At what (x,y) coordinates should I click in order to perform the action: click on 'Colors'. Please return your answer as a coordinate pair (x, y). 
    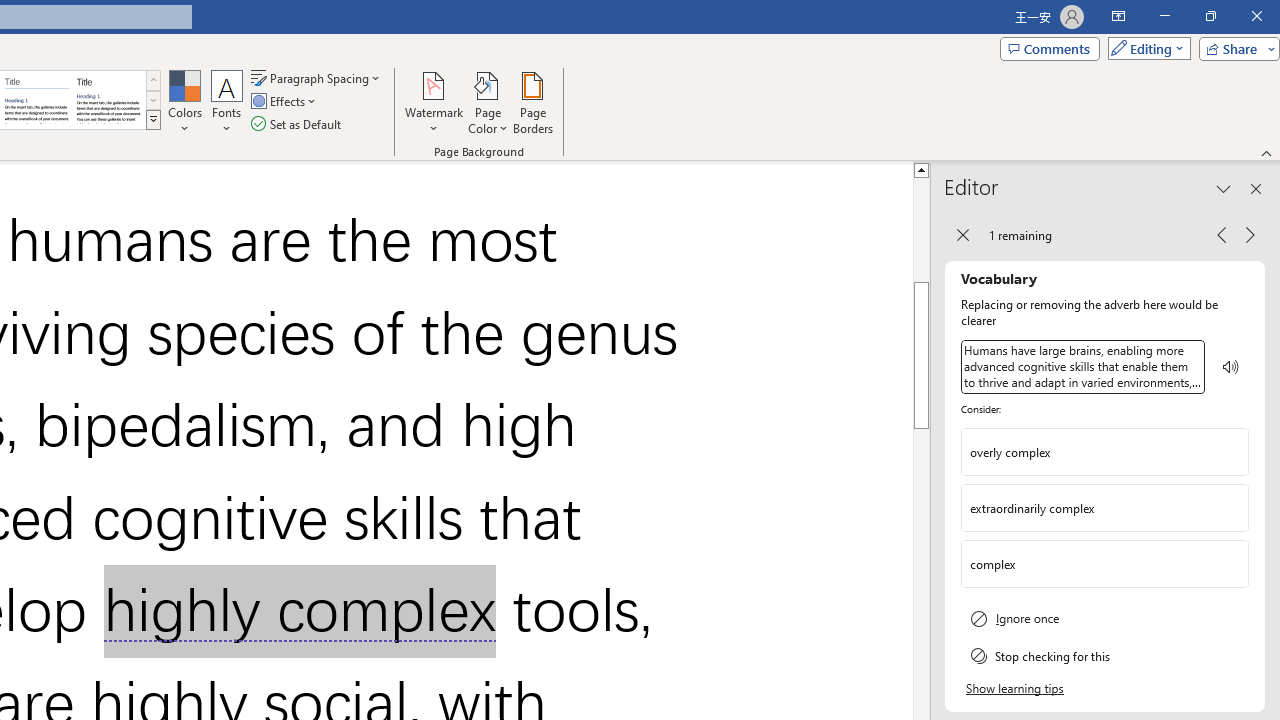
    Looking at the image, I should click on (184, 103).